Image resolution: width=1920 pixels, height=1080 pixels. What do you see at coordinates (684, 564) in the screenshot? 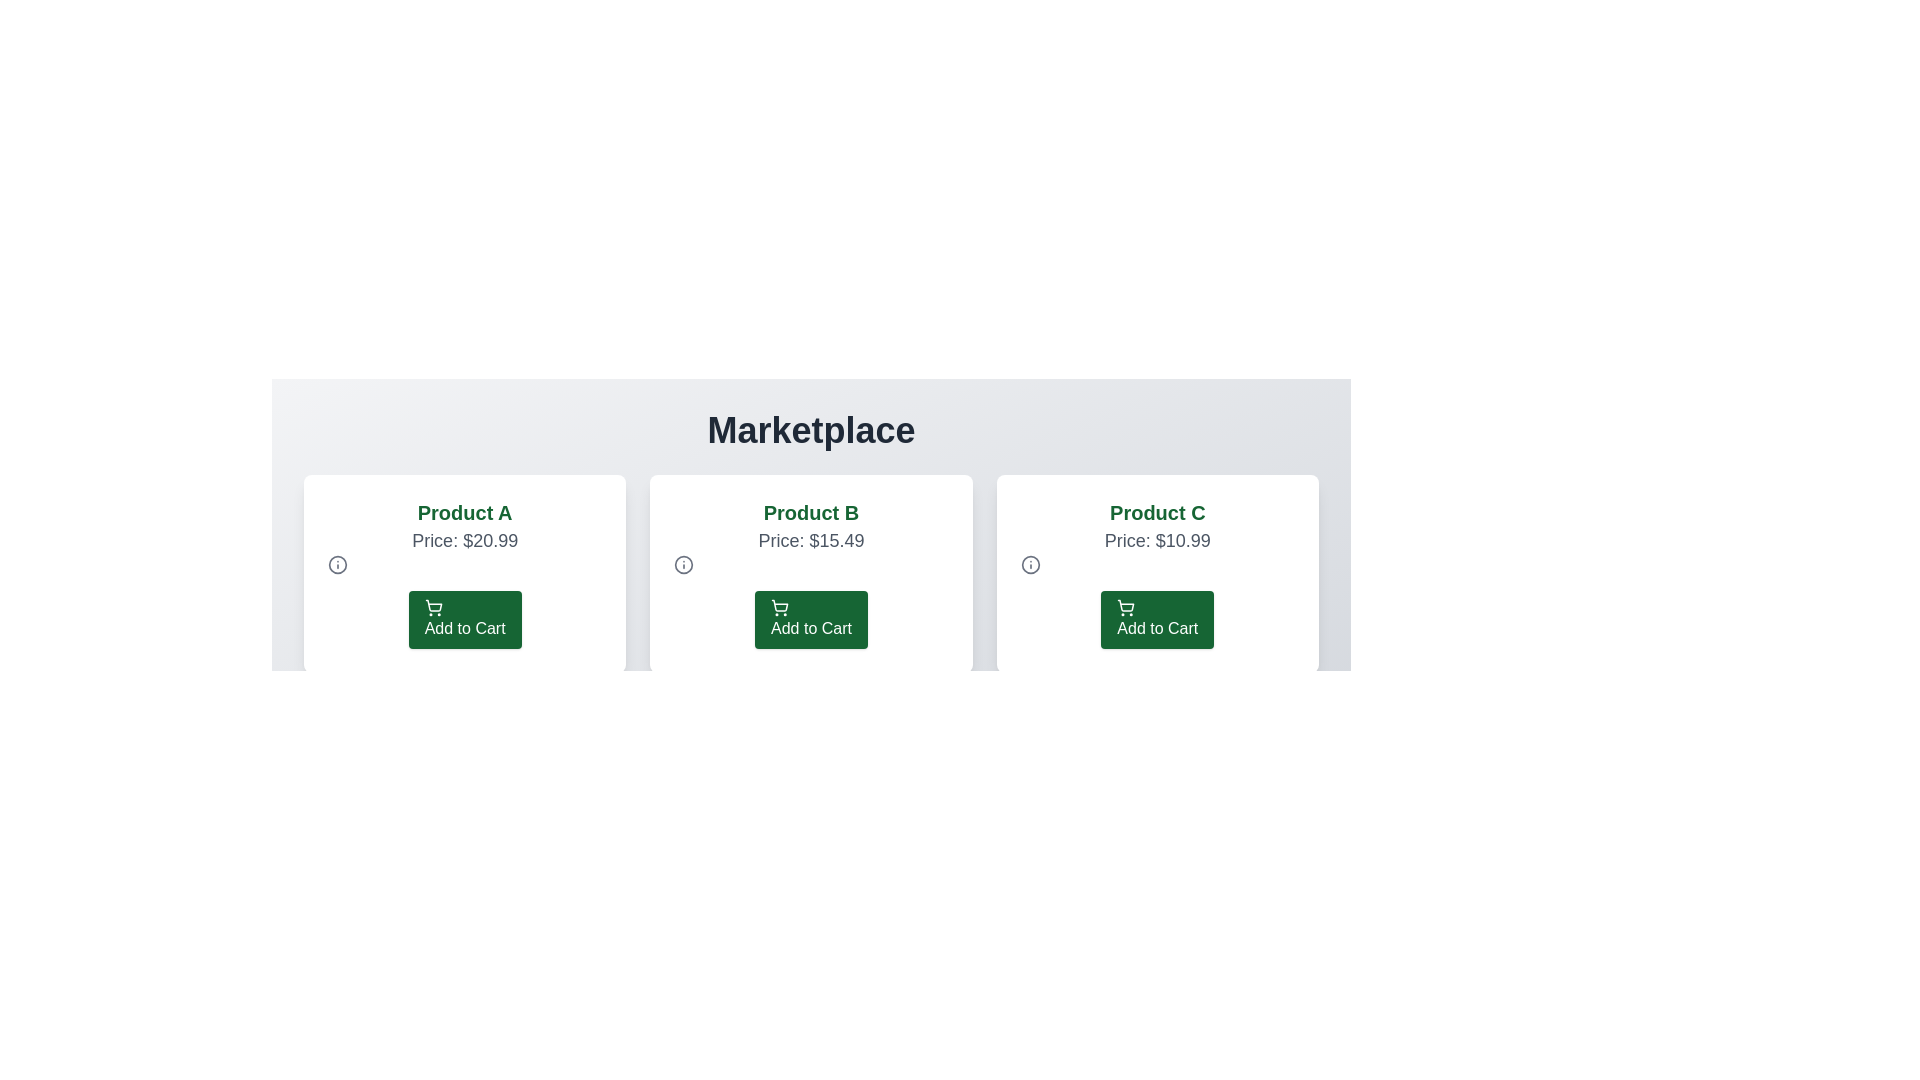
I see `the information icon located within the card for 'Product B', positioned just below the price text '$15.49' and above the 'Add to Cart' button` at bounding box center [684, 564].